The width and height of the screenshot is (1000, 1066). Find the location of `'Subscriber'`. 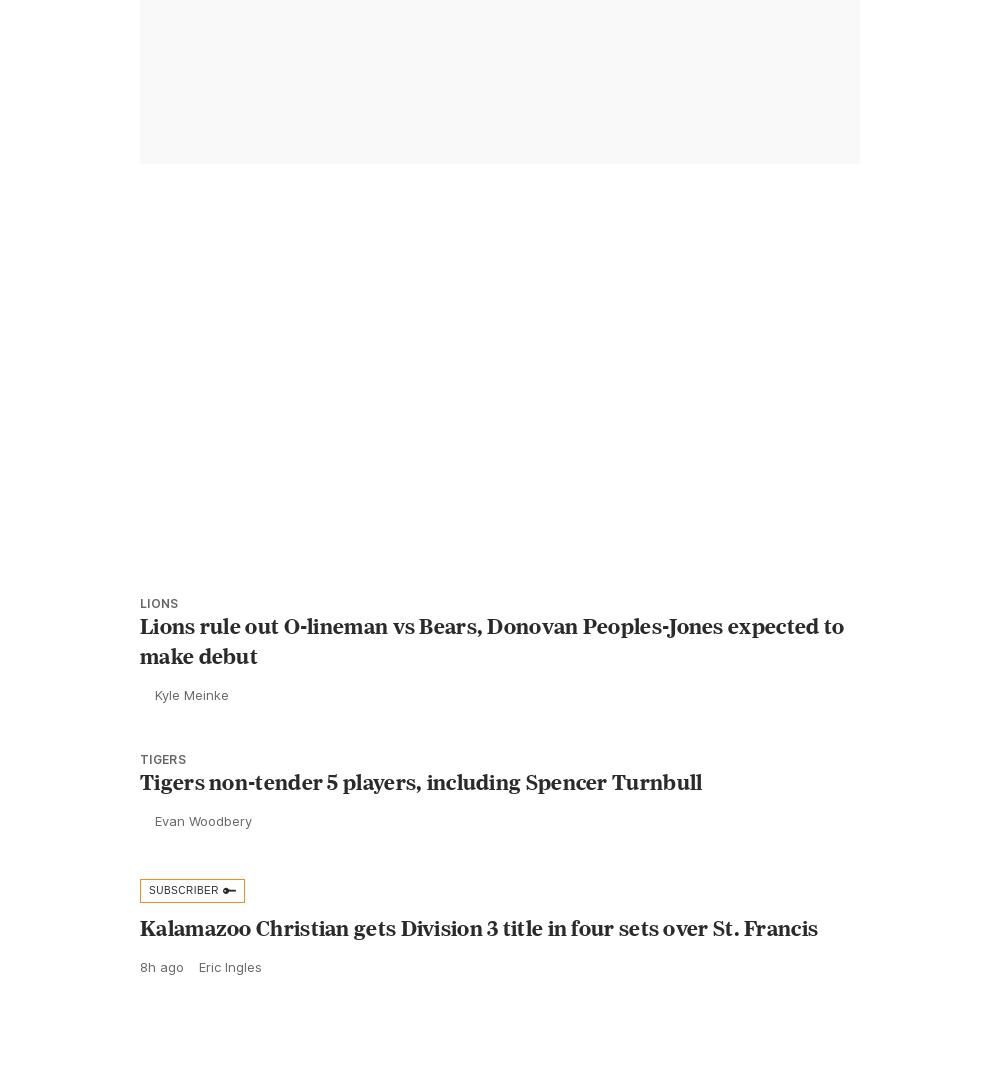

'Subscriber' is located at coordinates (184, 934).